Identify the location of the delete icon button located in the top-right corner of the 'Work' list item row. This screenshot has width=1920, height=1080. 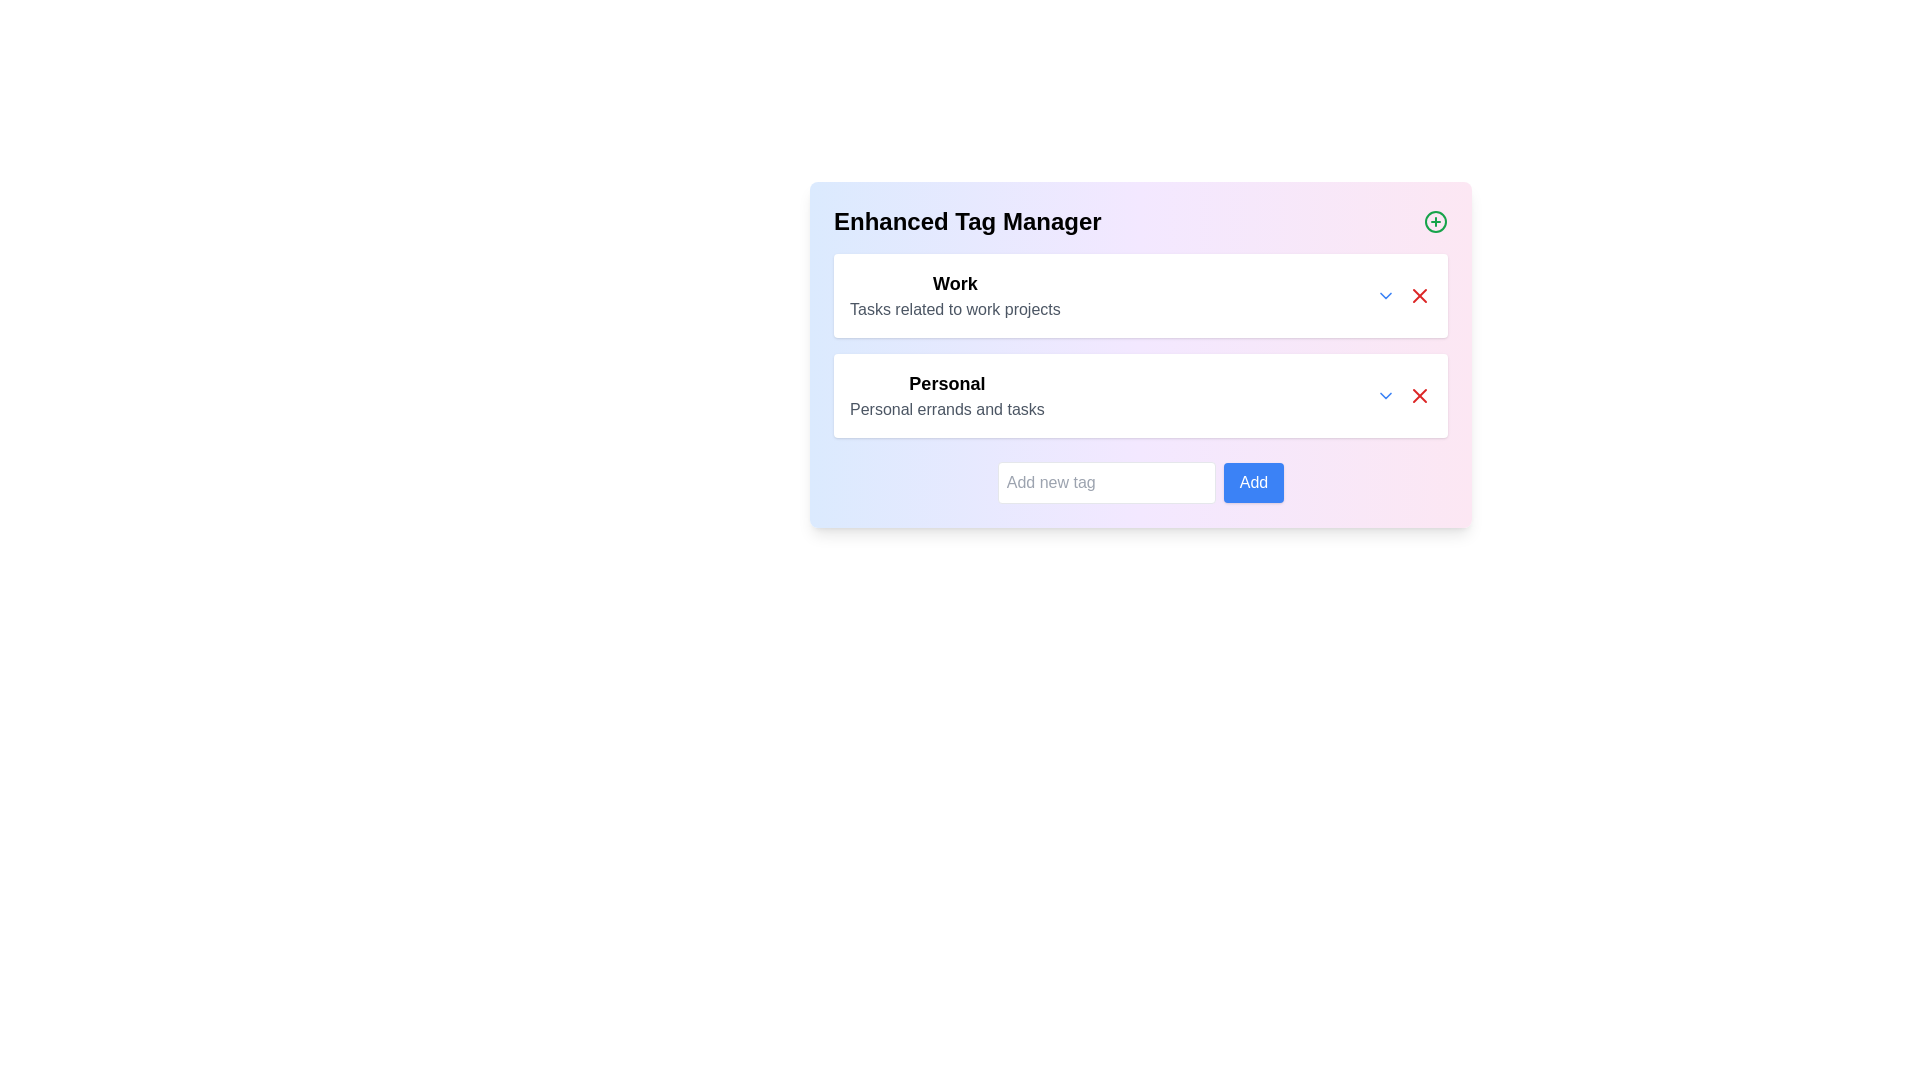
(1419, 296).